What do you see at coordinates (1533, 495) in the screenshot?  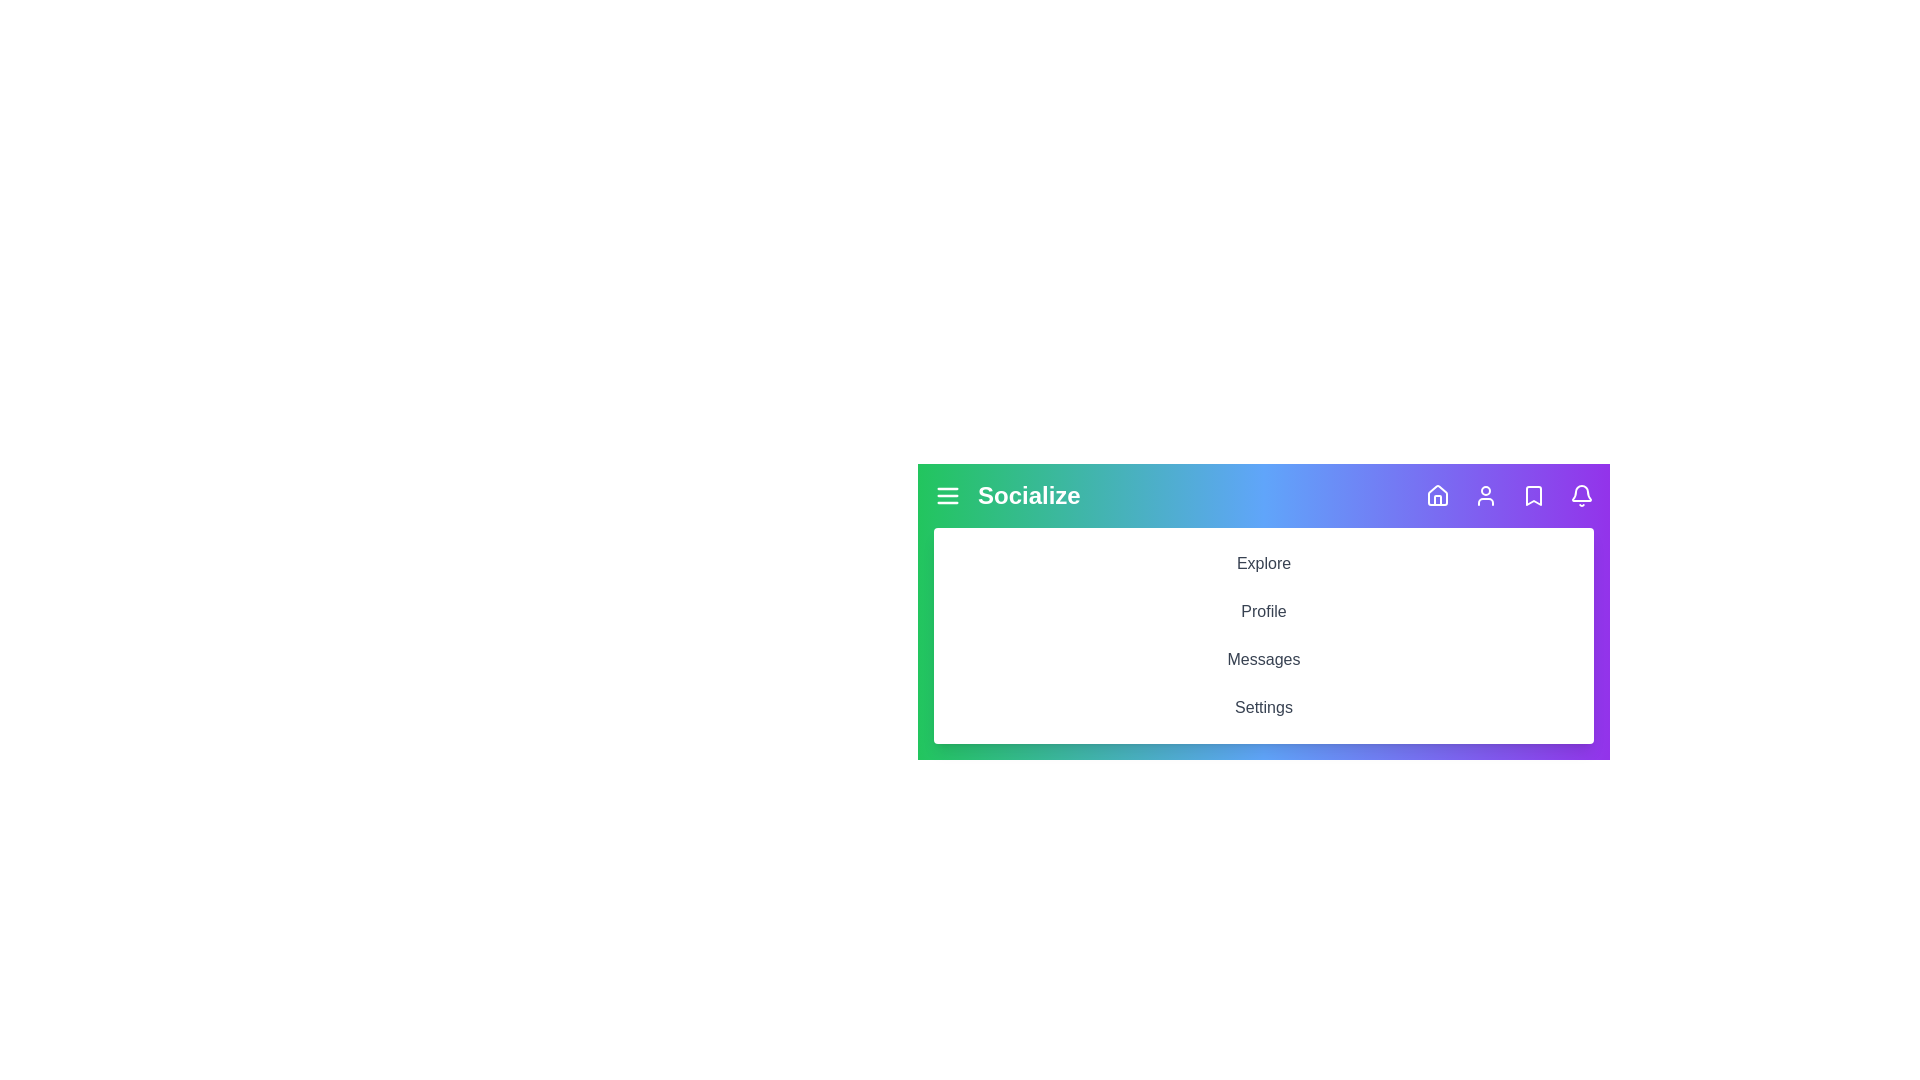 I see `the navigation bar icon to navigate to Bookmark` at bounding box center [1533, 495].